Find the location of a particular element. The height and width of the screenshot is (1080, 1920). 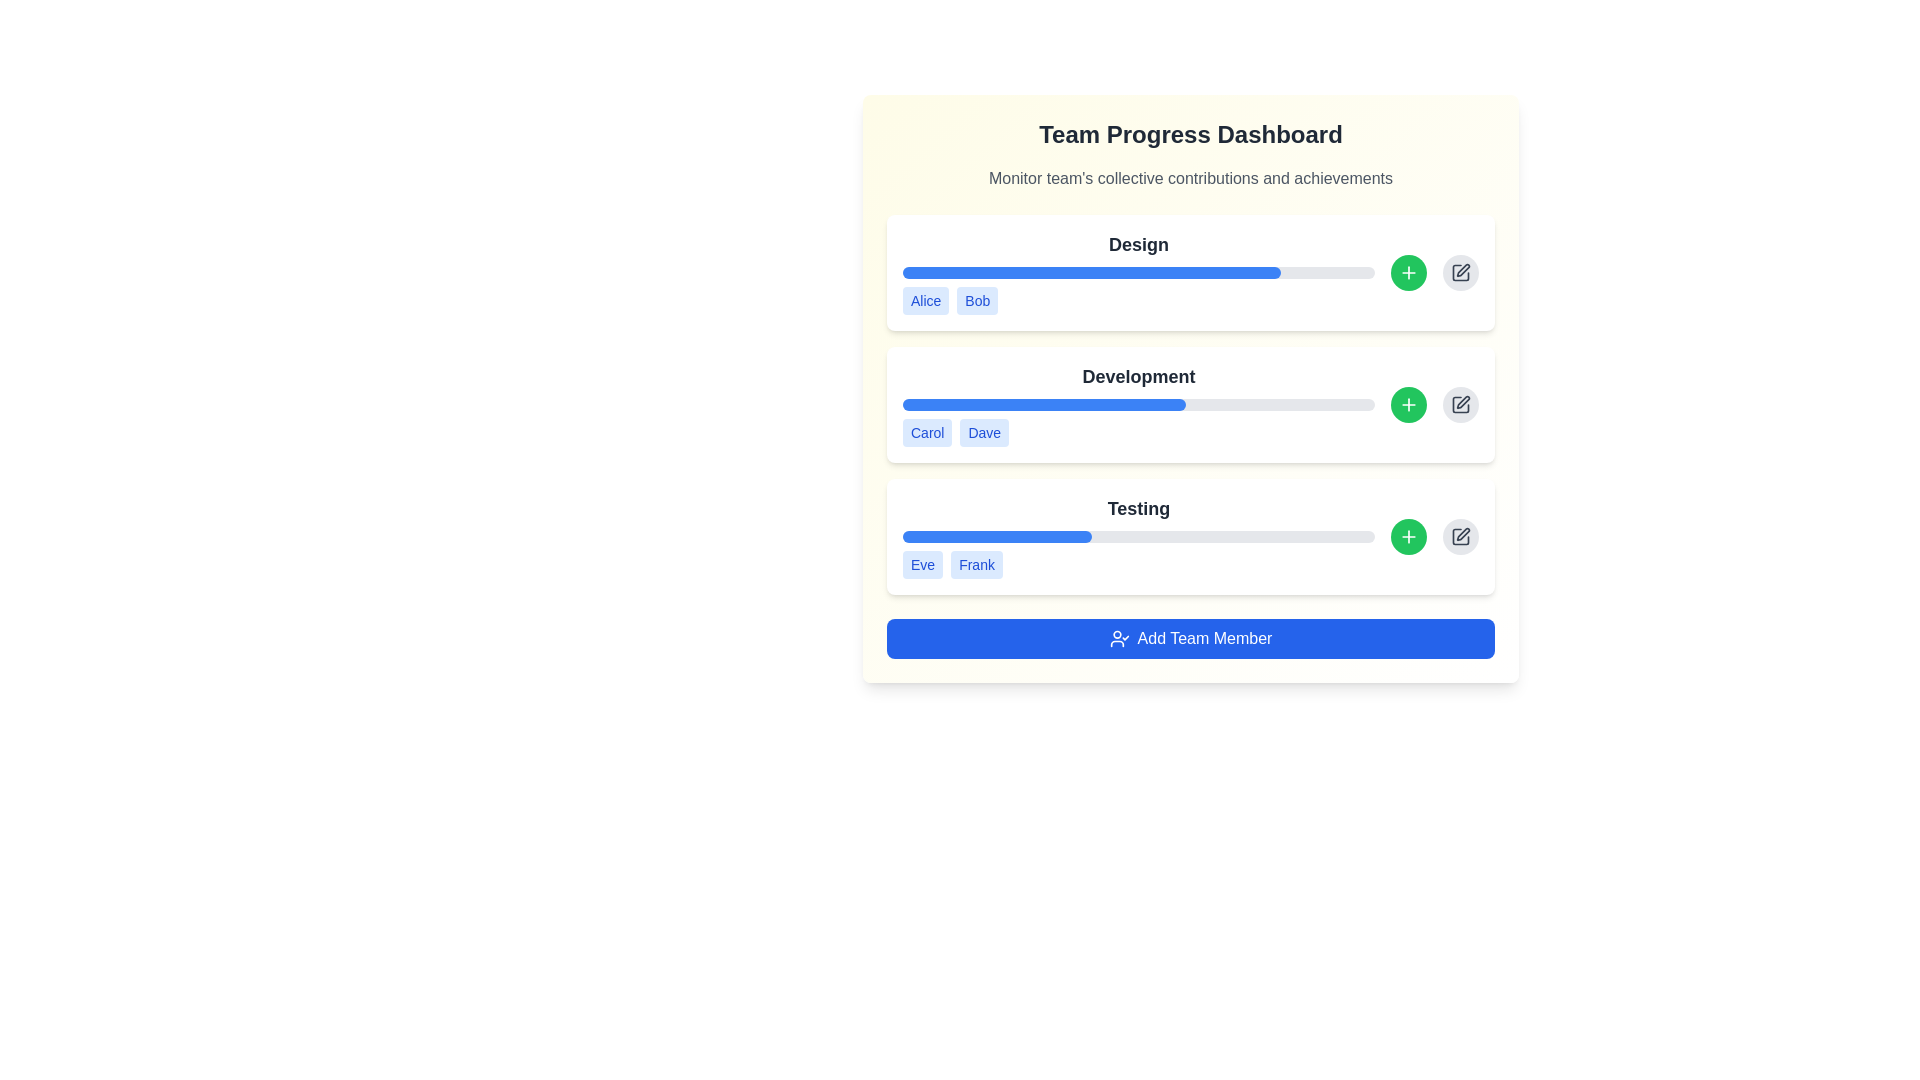

the third button in the vertical sequence located to the right of the 'Testing' progress bar is located at coordinates (1460, 535).